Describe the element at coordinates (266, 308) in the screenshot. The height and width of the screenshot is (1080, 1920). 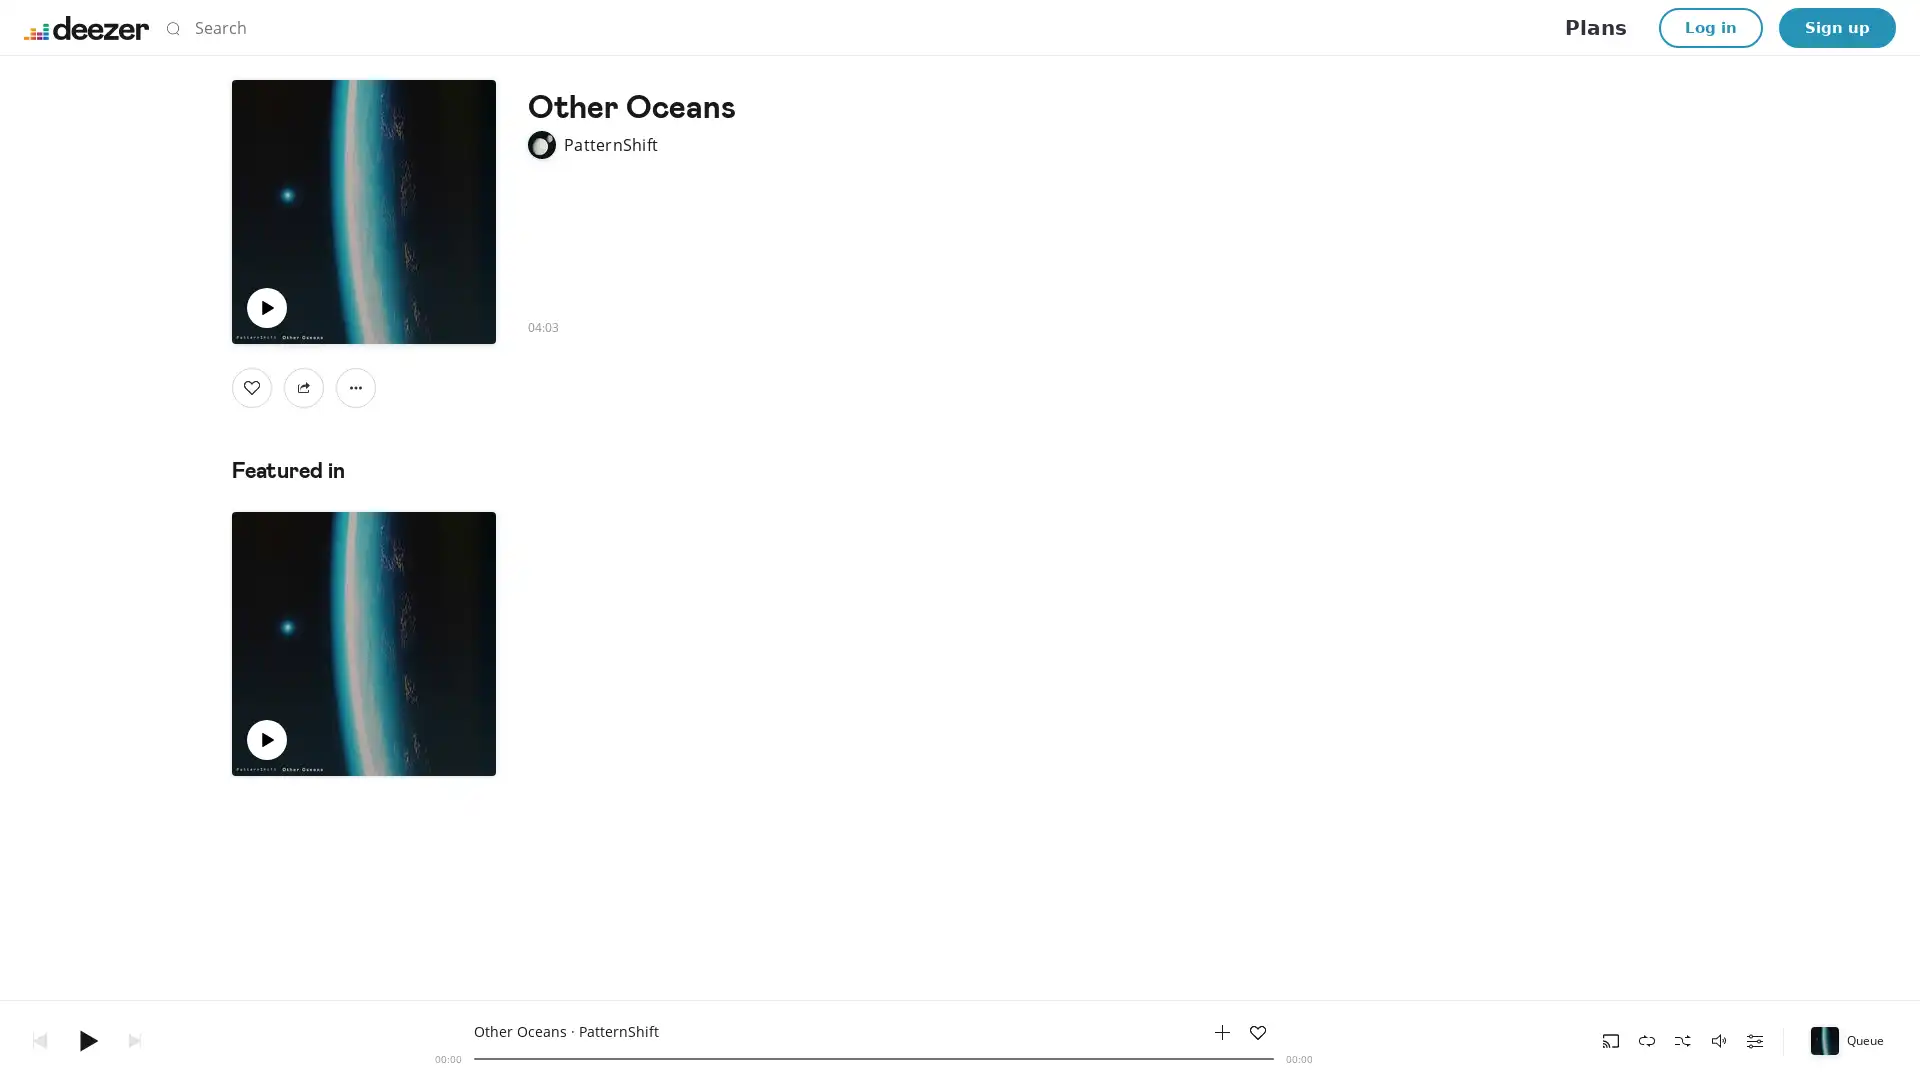
I see `Play` at that location.